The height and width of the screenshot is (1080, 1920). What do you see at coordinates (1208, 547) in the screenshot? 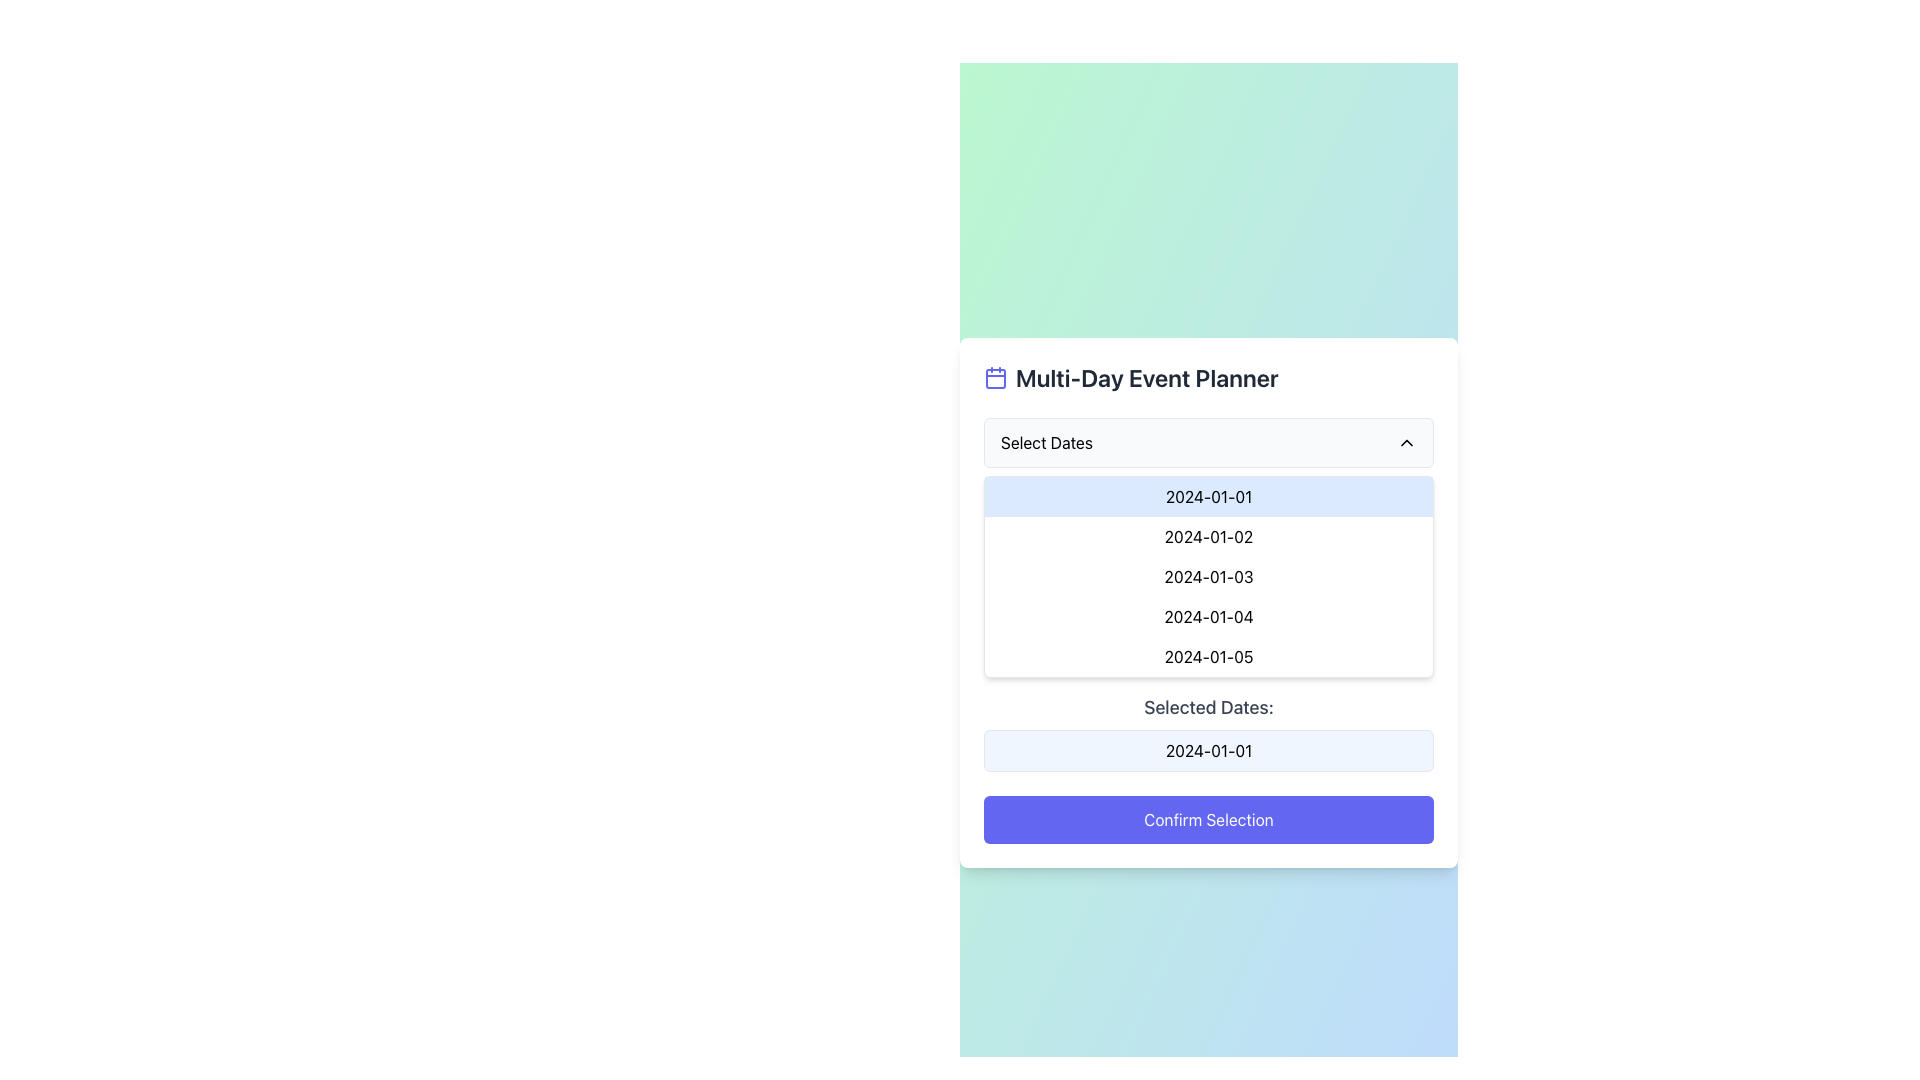
I see `the second date item ('2024-01-02') in the dropdown menu under the 'Select Dates' header in the 'Multi-Day Event Planner' card` at bounding box center [1208, 547].